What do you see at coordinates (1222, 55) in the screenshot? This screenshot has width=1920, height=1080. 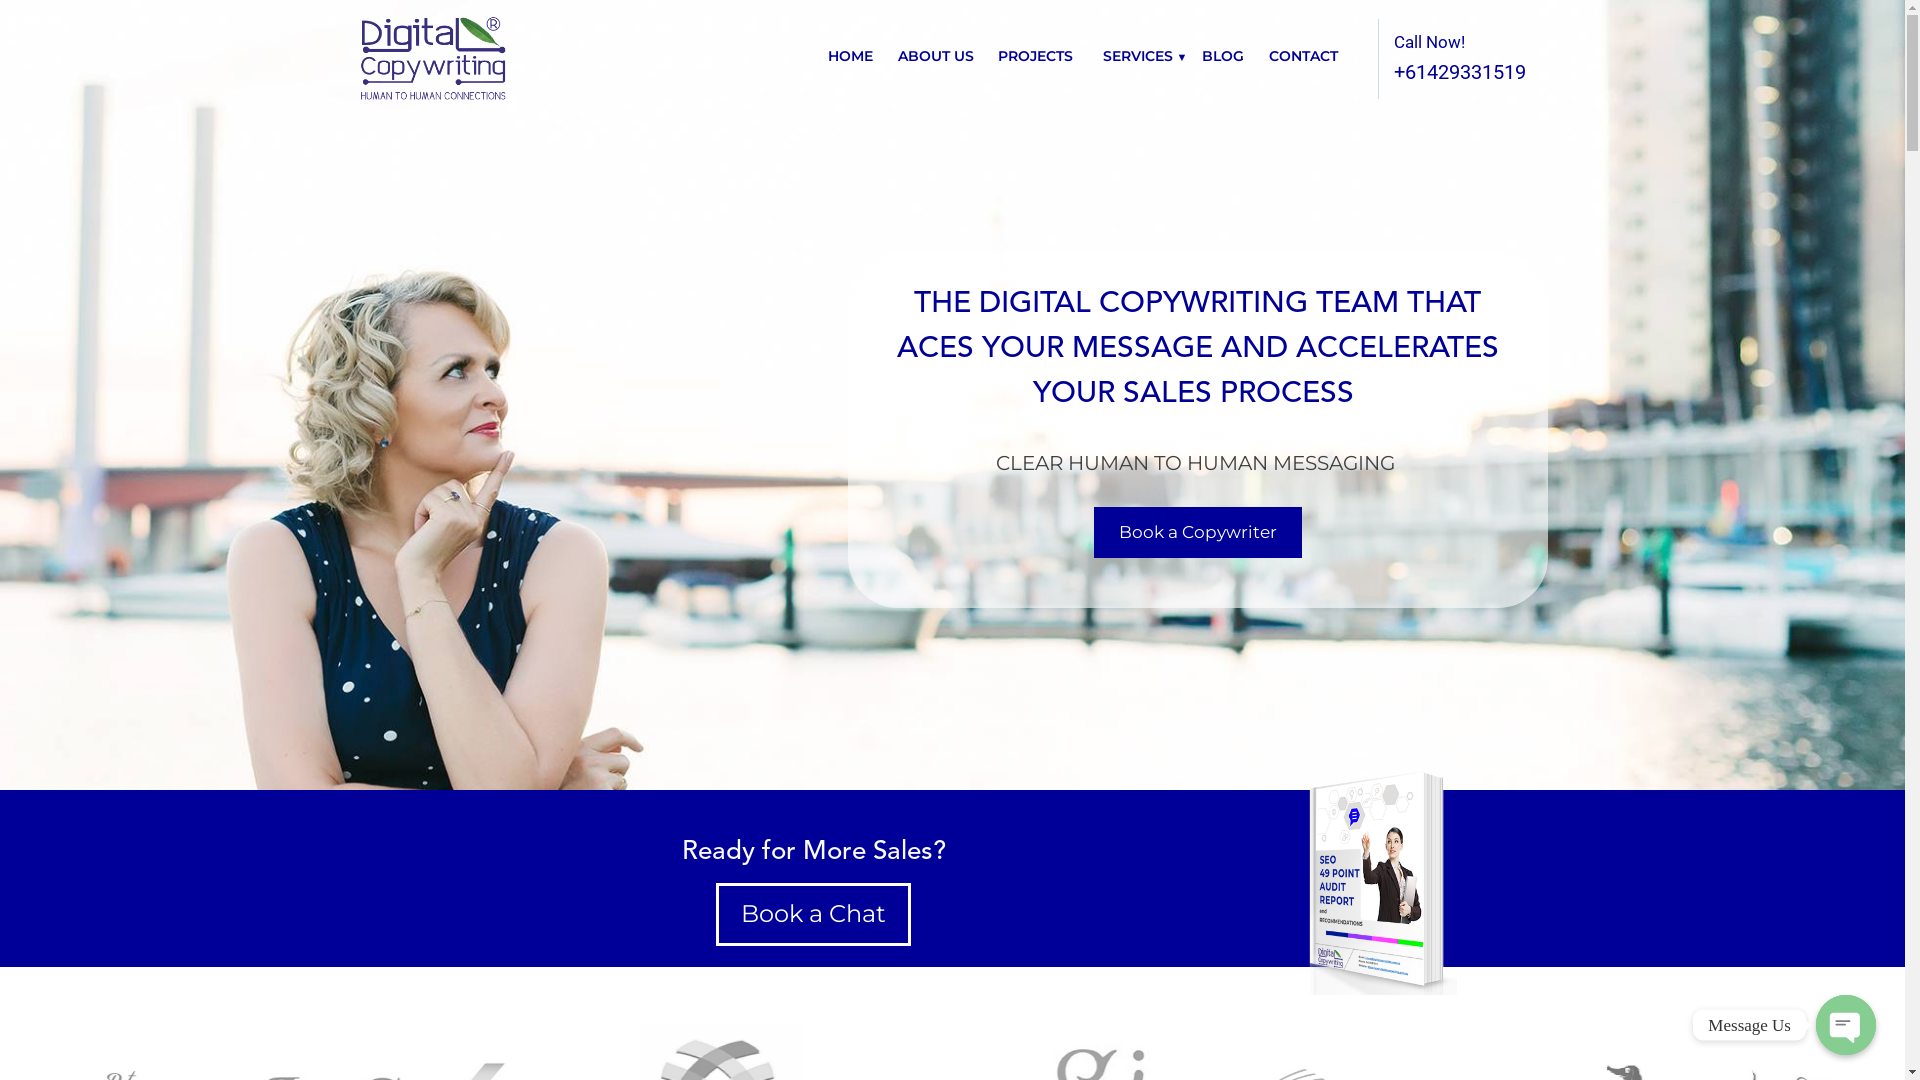 I see `'BLOG'` at bounding box center [1222, 55].